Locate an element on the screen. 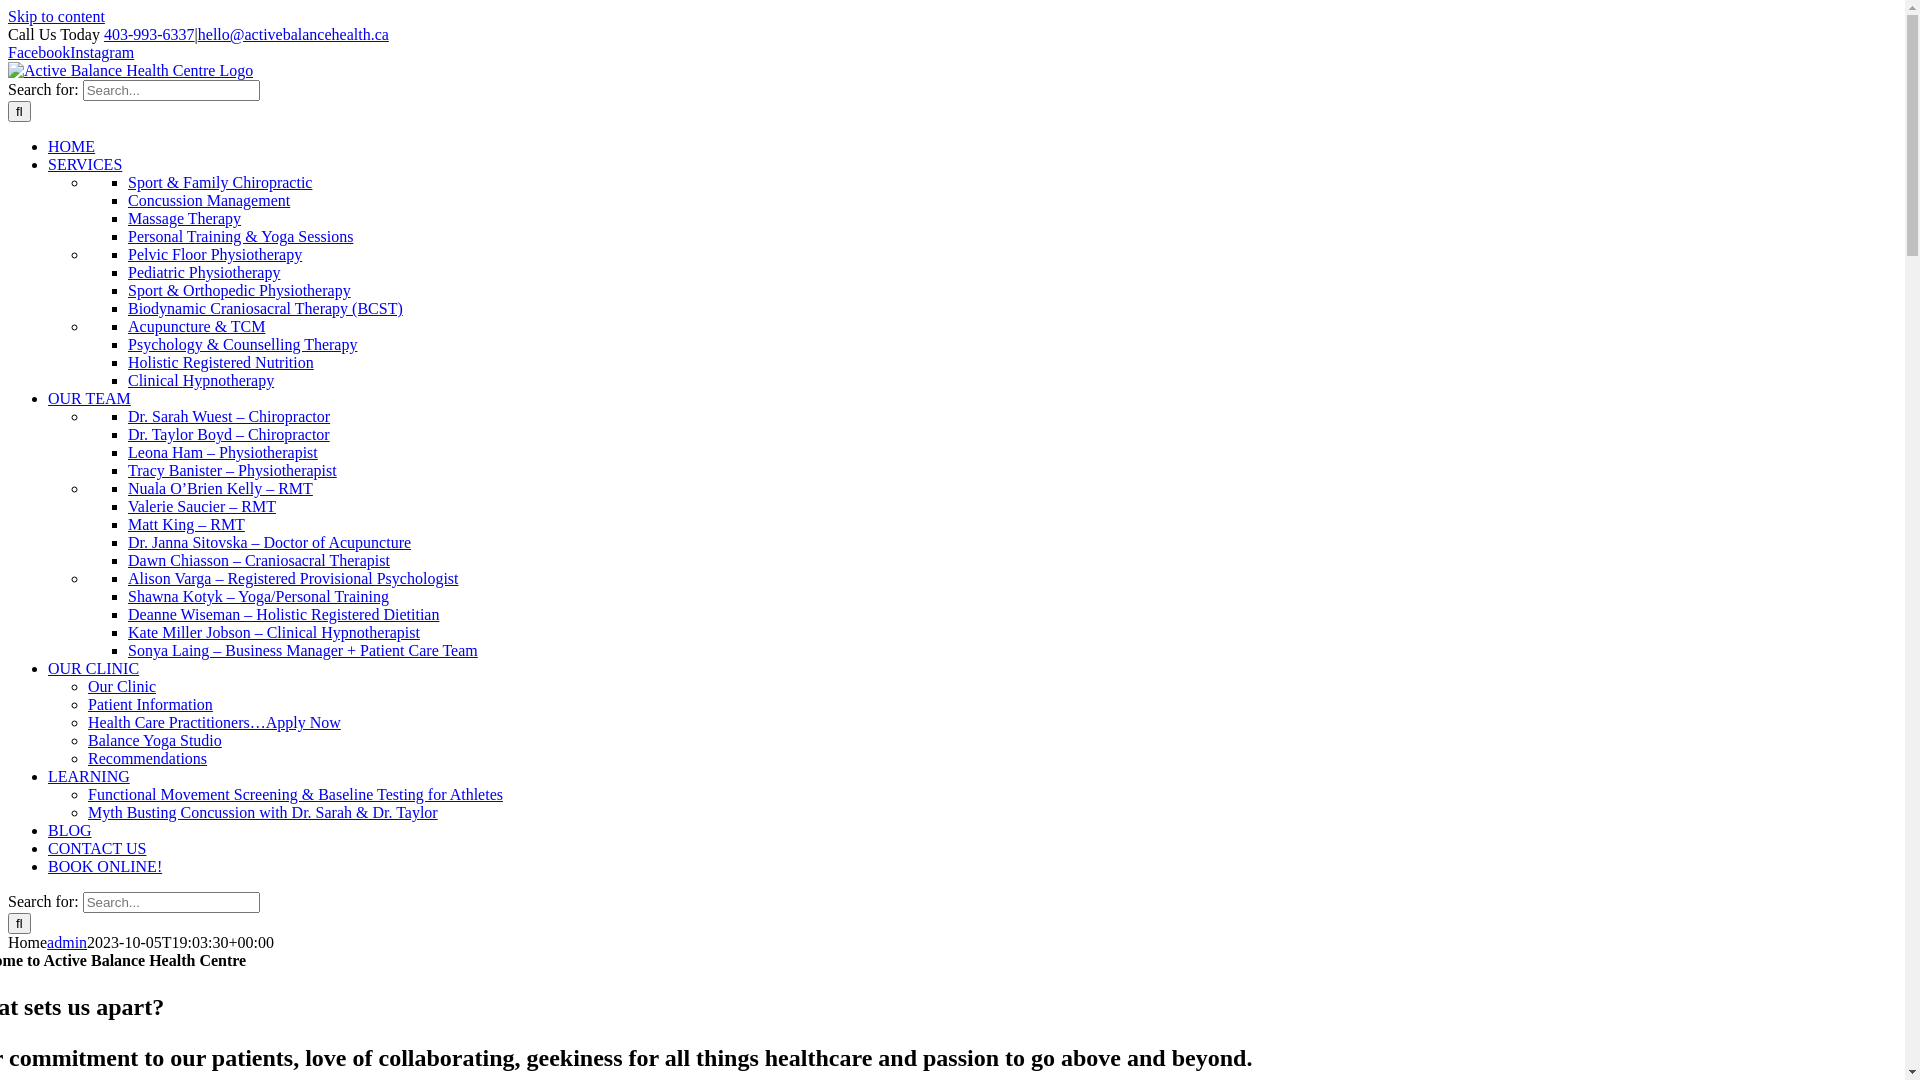  'Psychology & Counselling Therapy' is located at coordinates (241, 343).